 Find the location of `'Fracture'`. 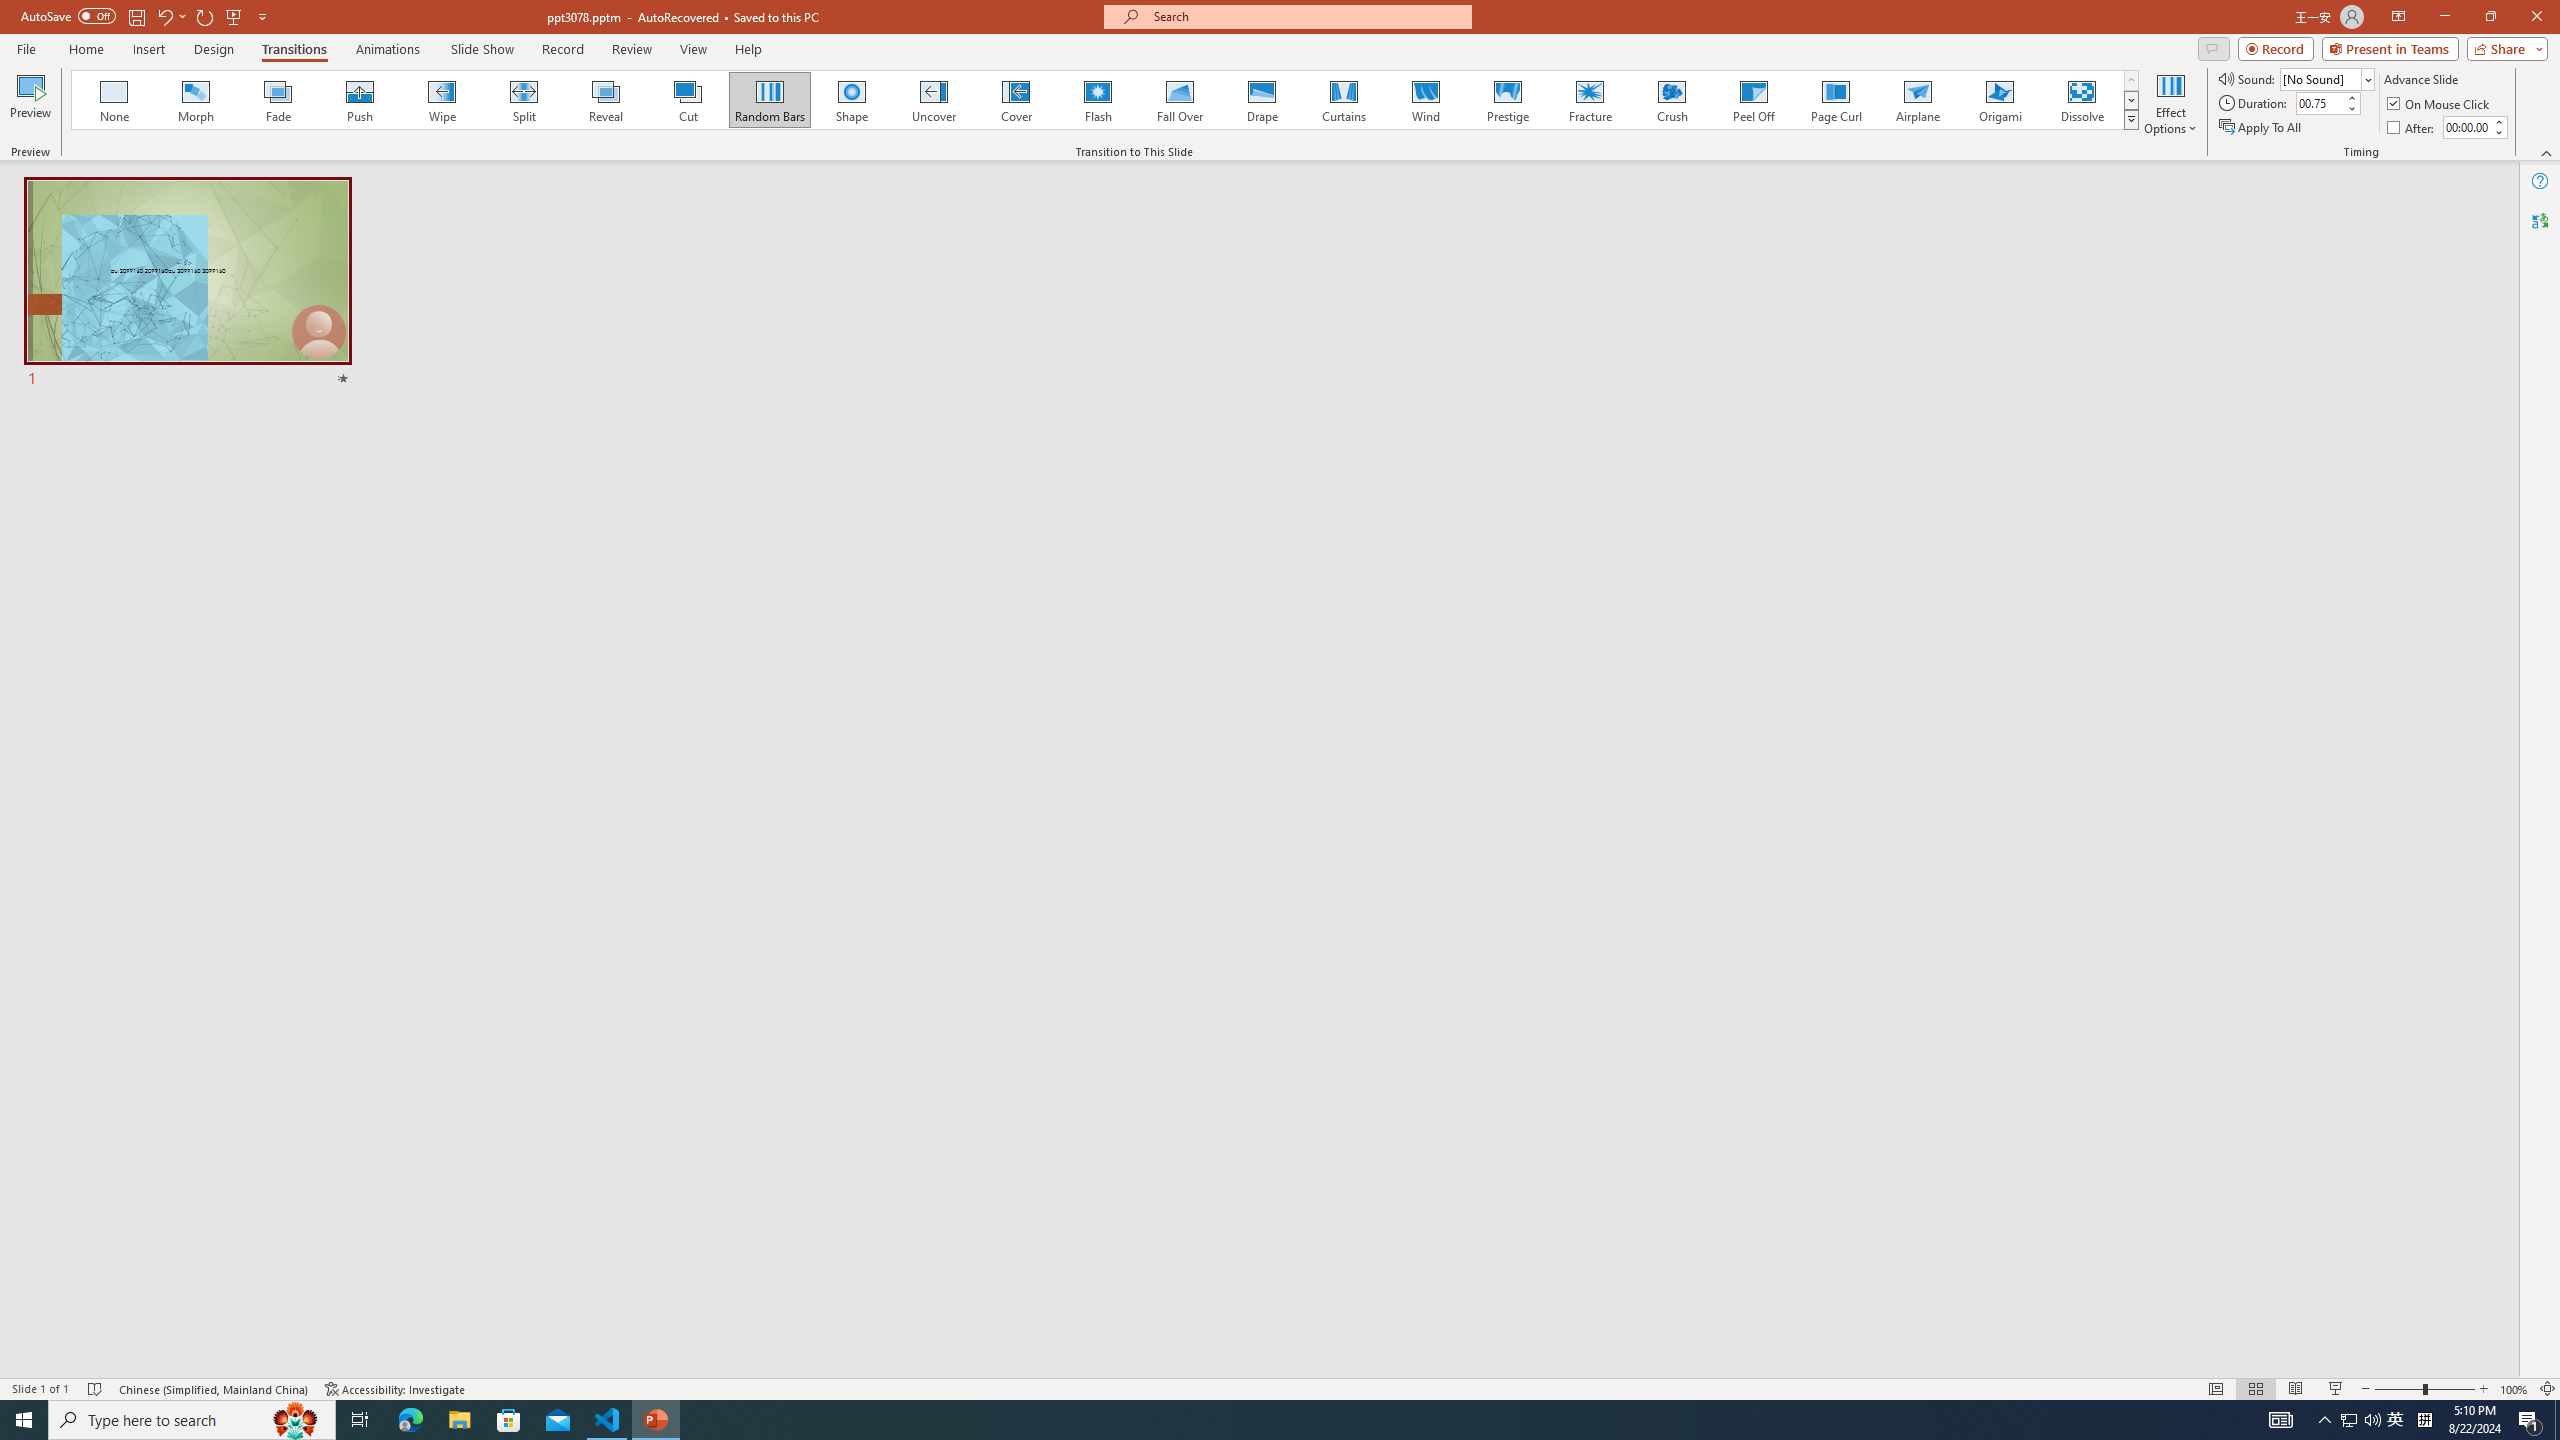

'Fracture' is located at coordinates (1589, 99).